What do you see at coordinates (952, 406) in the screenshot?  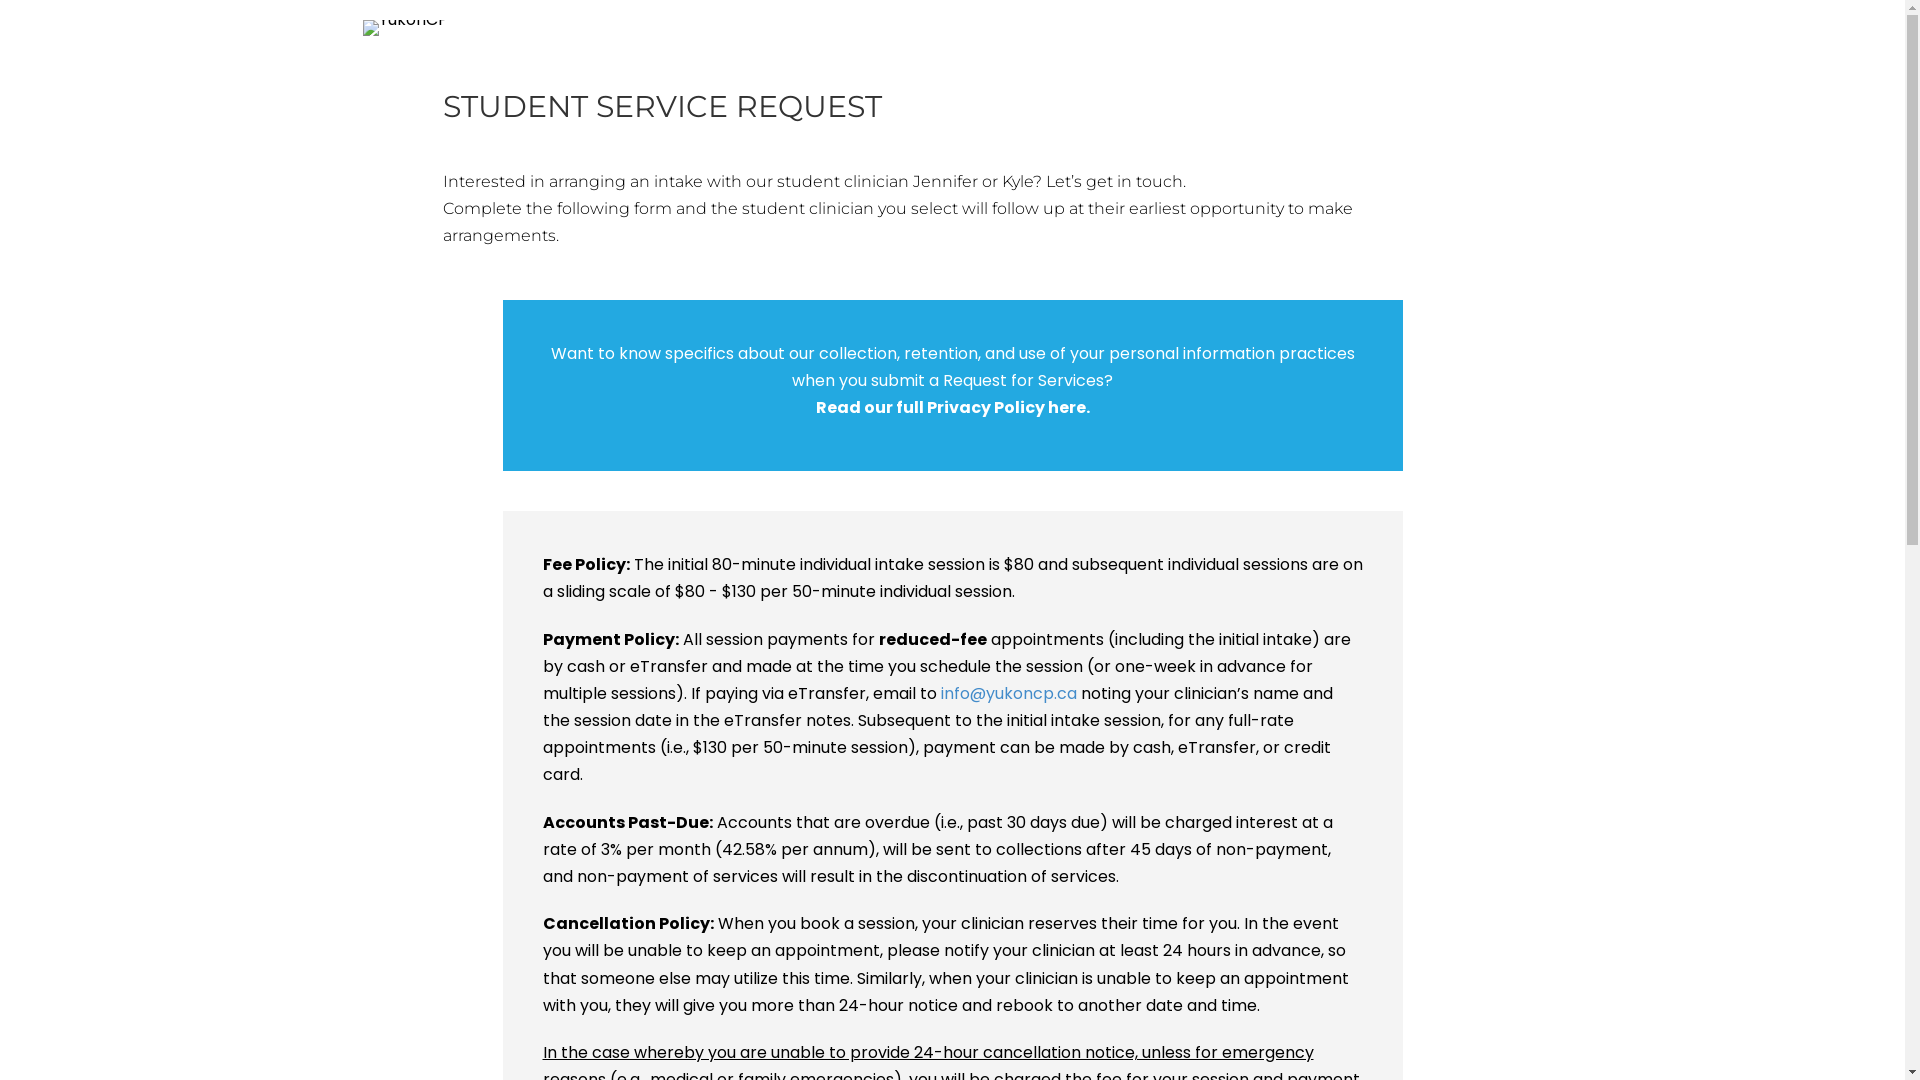 I see `'Read our full Privacy Policy here.'` at bounding box center [952, 406].